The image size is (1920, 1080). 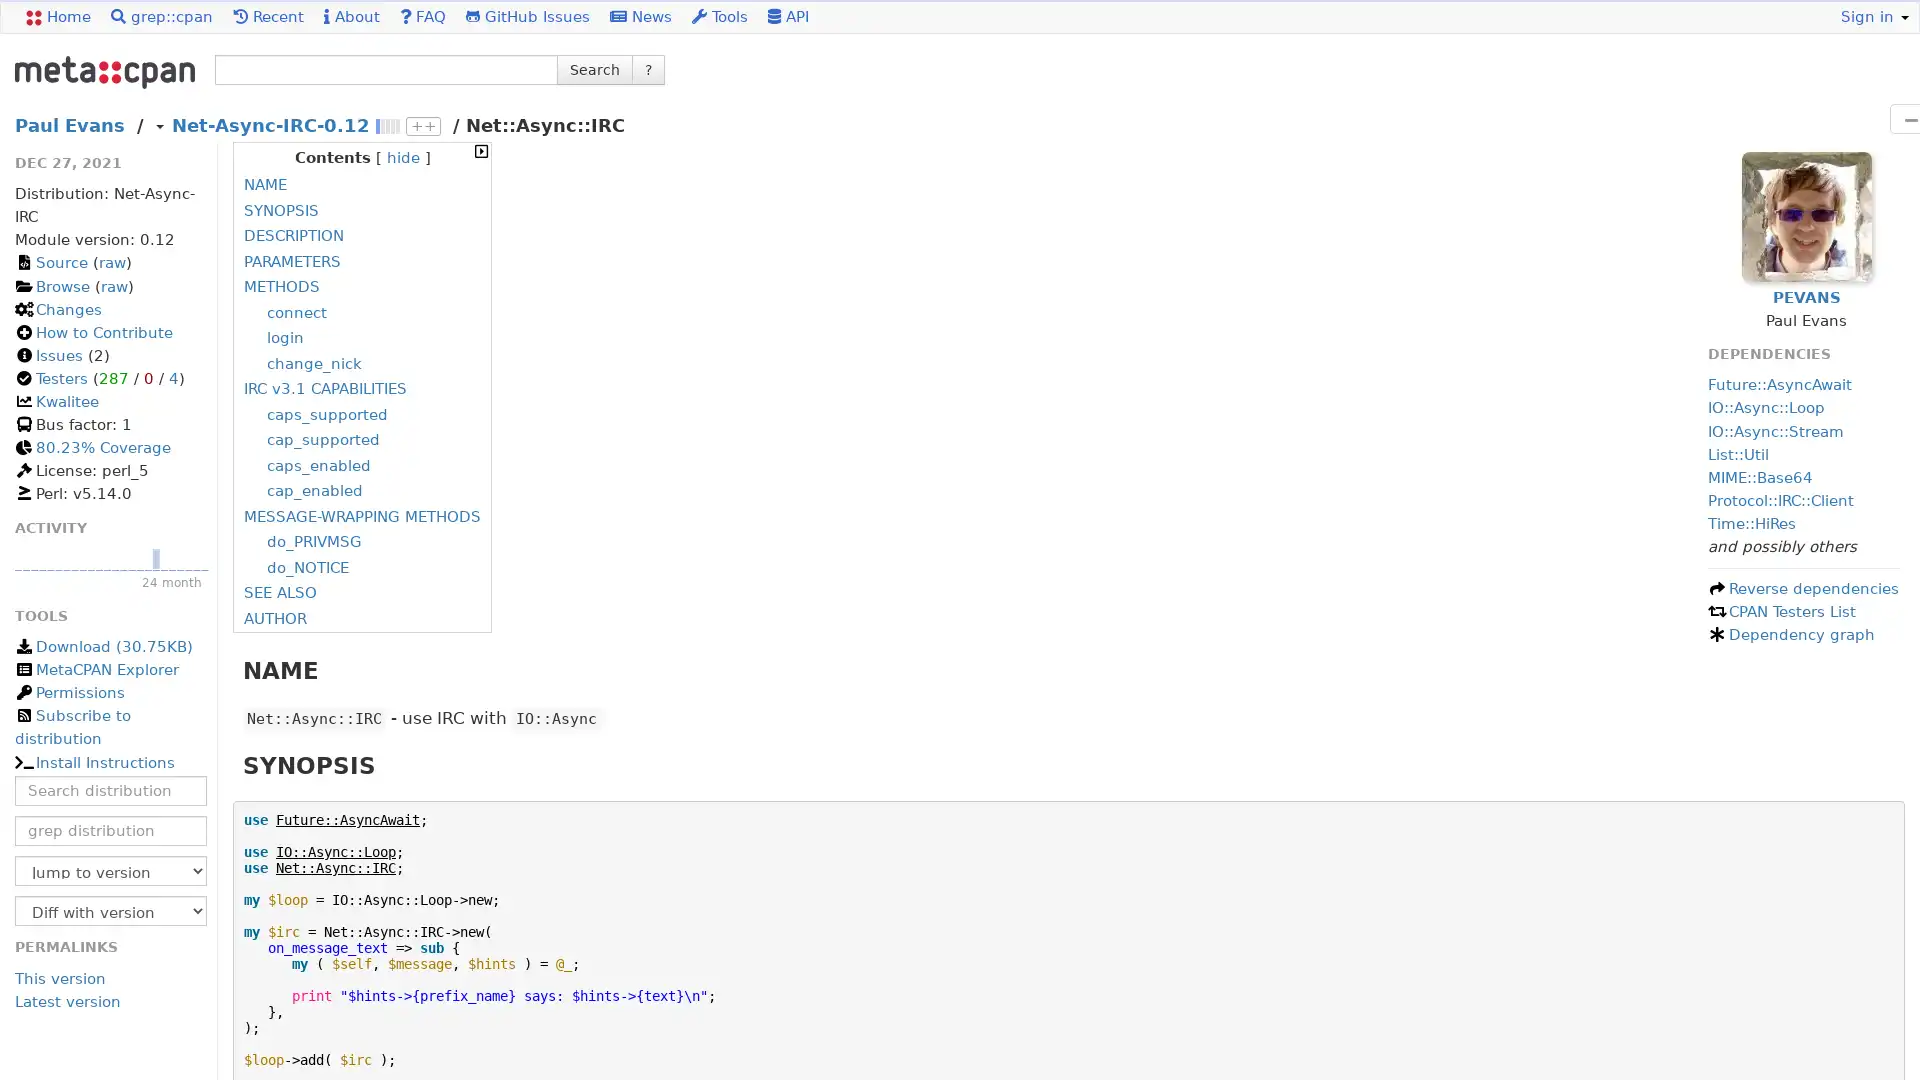 I want to click on ?, so click(x=648, y=68).